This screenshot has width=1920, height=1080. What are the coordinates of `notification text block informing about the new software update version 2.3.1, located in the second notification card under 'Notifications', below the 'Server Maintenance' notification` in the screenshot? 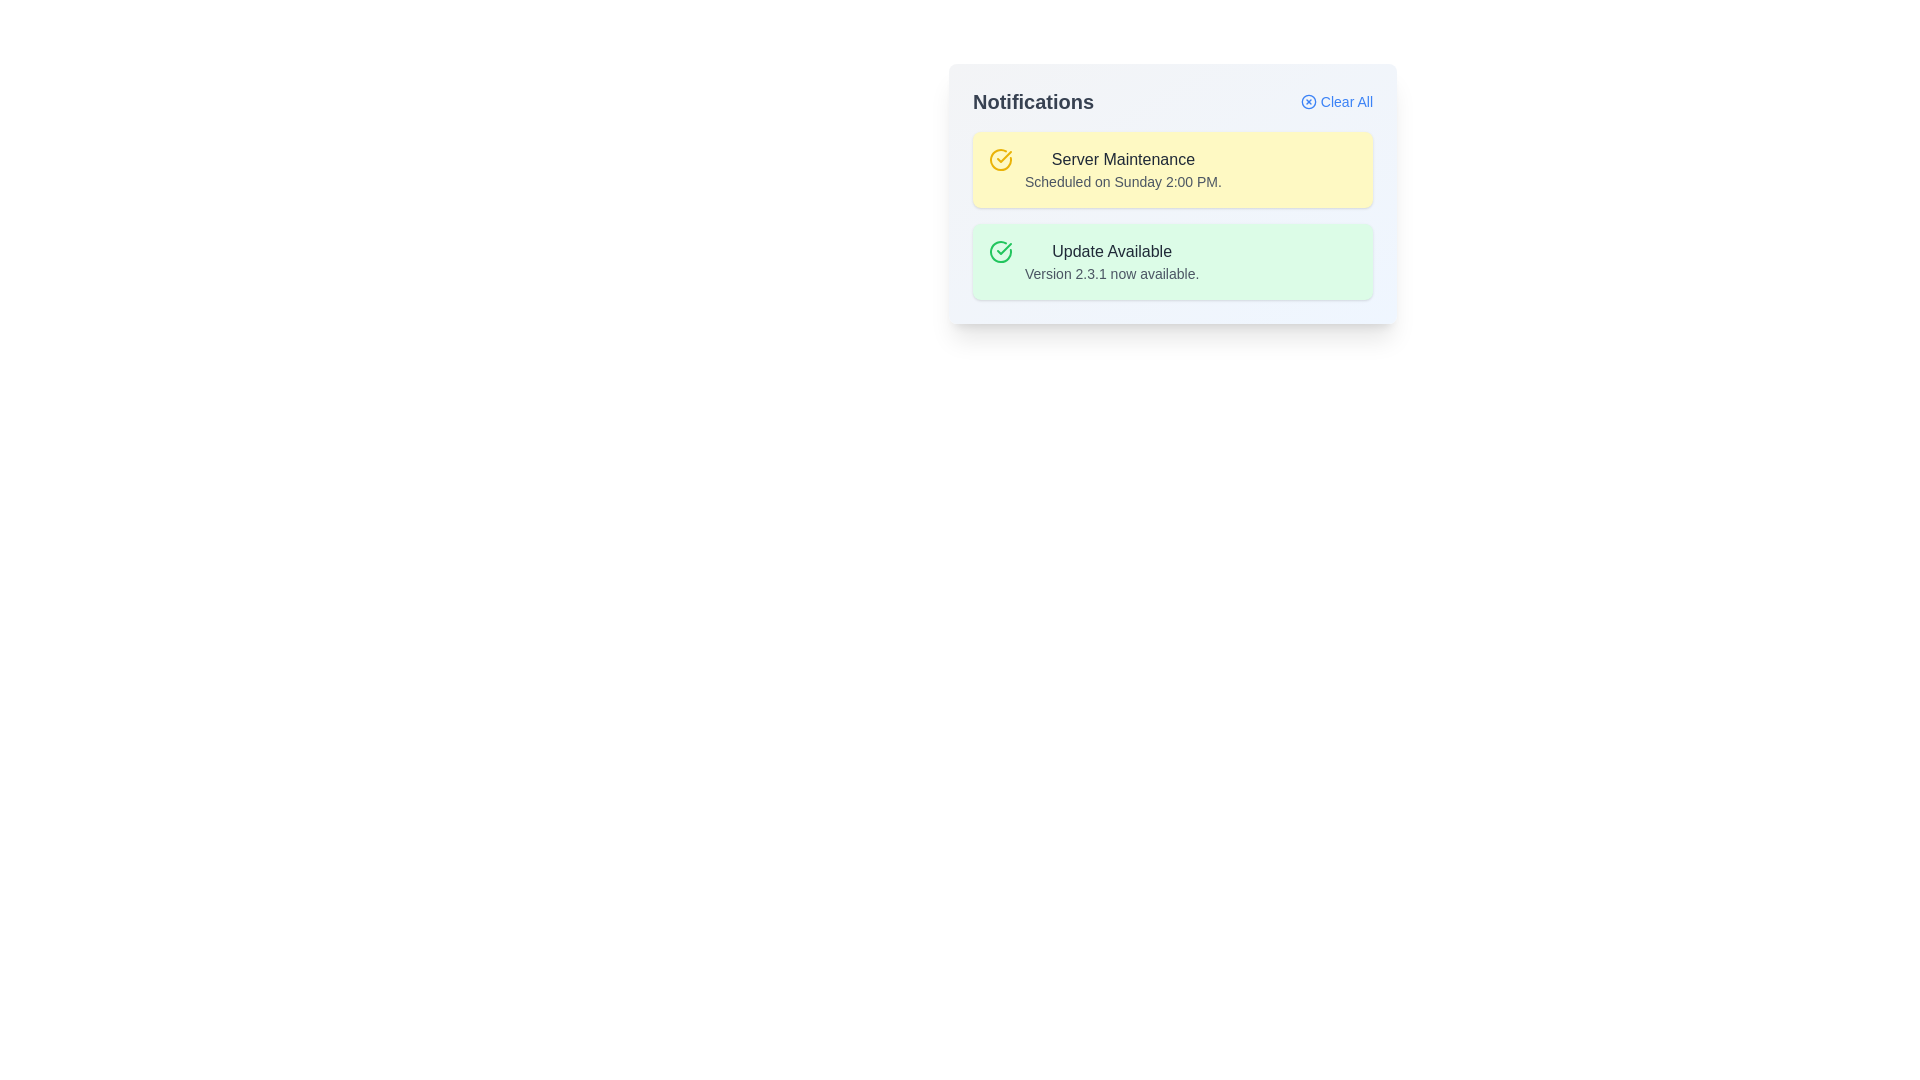 It's located at (1111, 261).